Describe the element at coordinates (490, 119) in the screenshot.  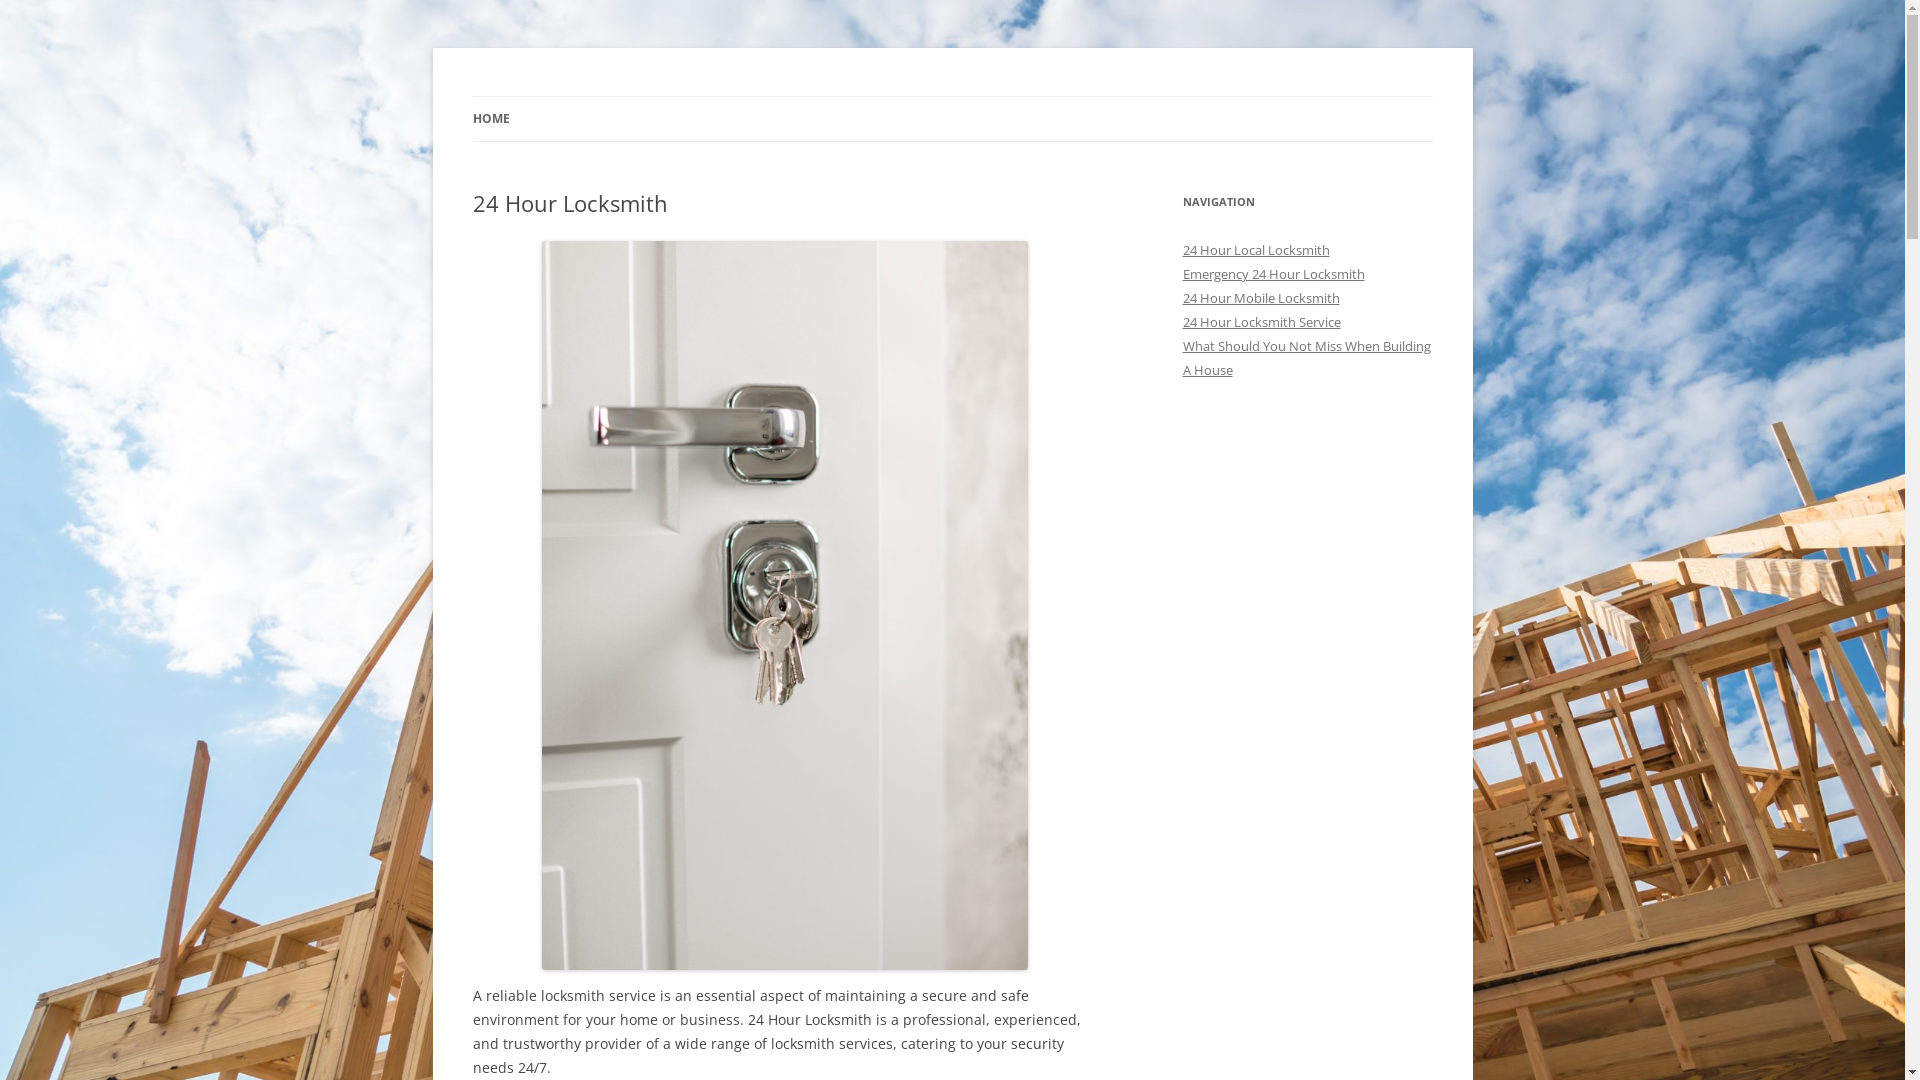
I see `'HOME'` at that location.